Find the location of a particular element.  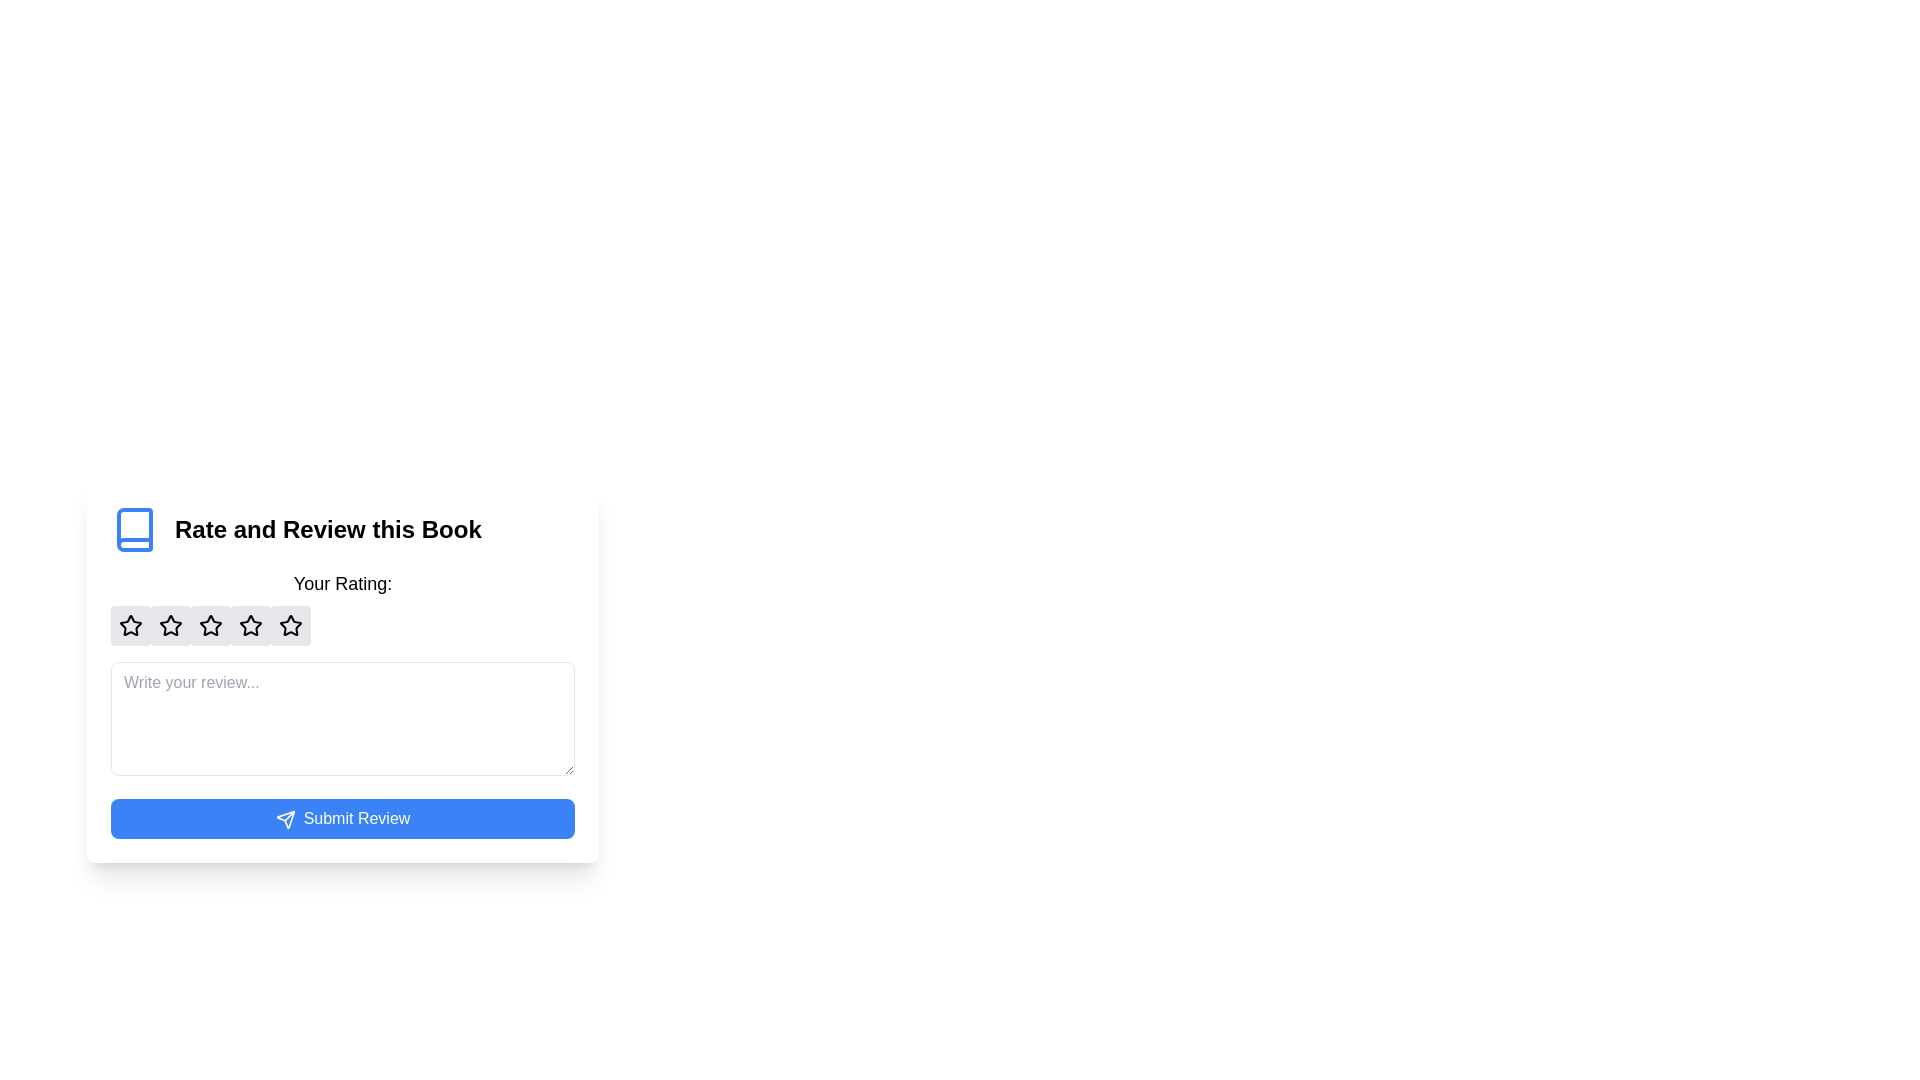

the fourth star in the horizontal row of five stars is located at coordinates (290, 624).